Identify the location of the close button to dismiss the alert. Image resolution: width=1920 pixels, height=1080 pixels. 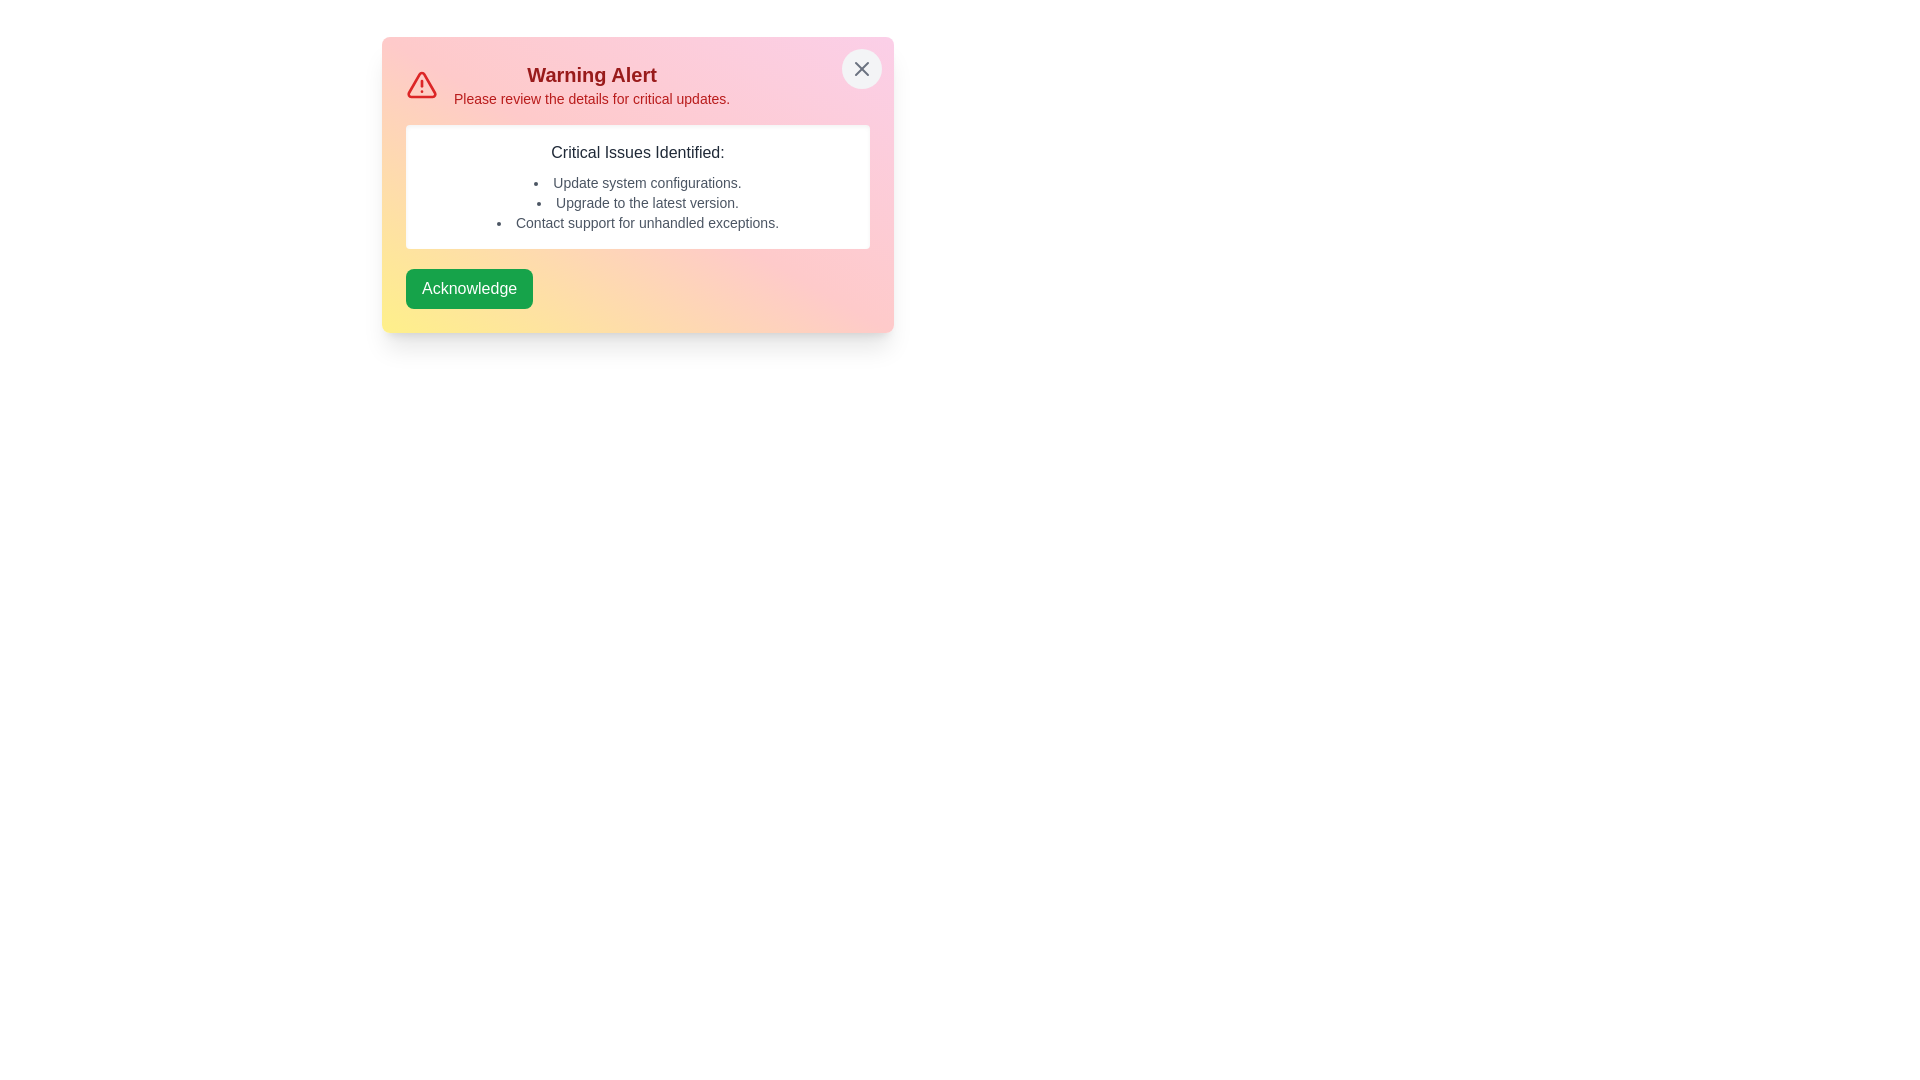
(862, 68).